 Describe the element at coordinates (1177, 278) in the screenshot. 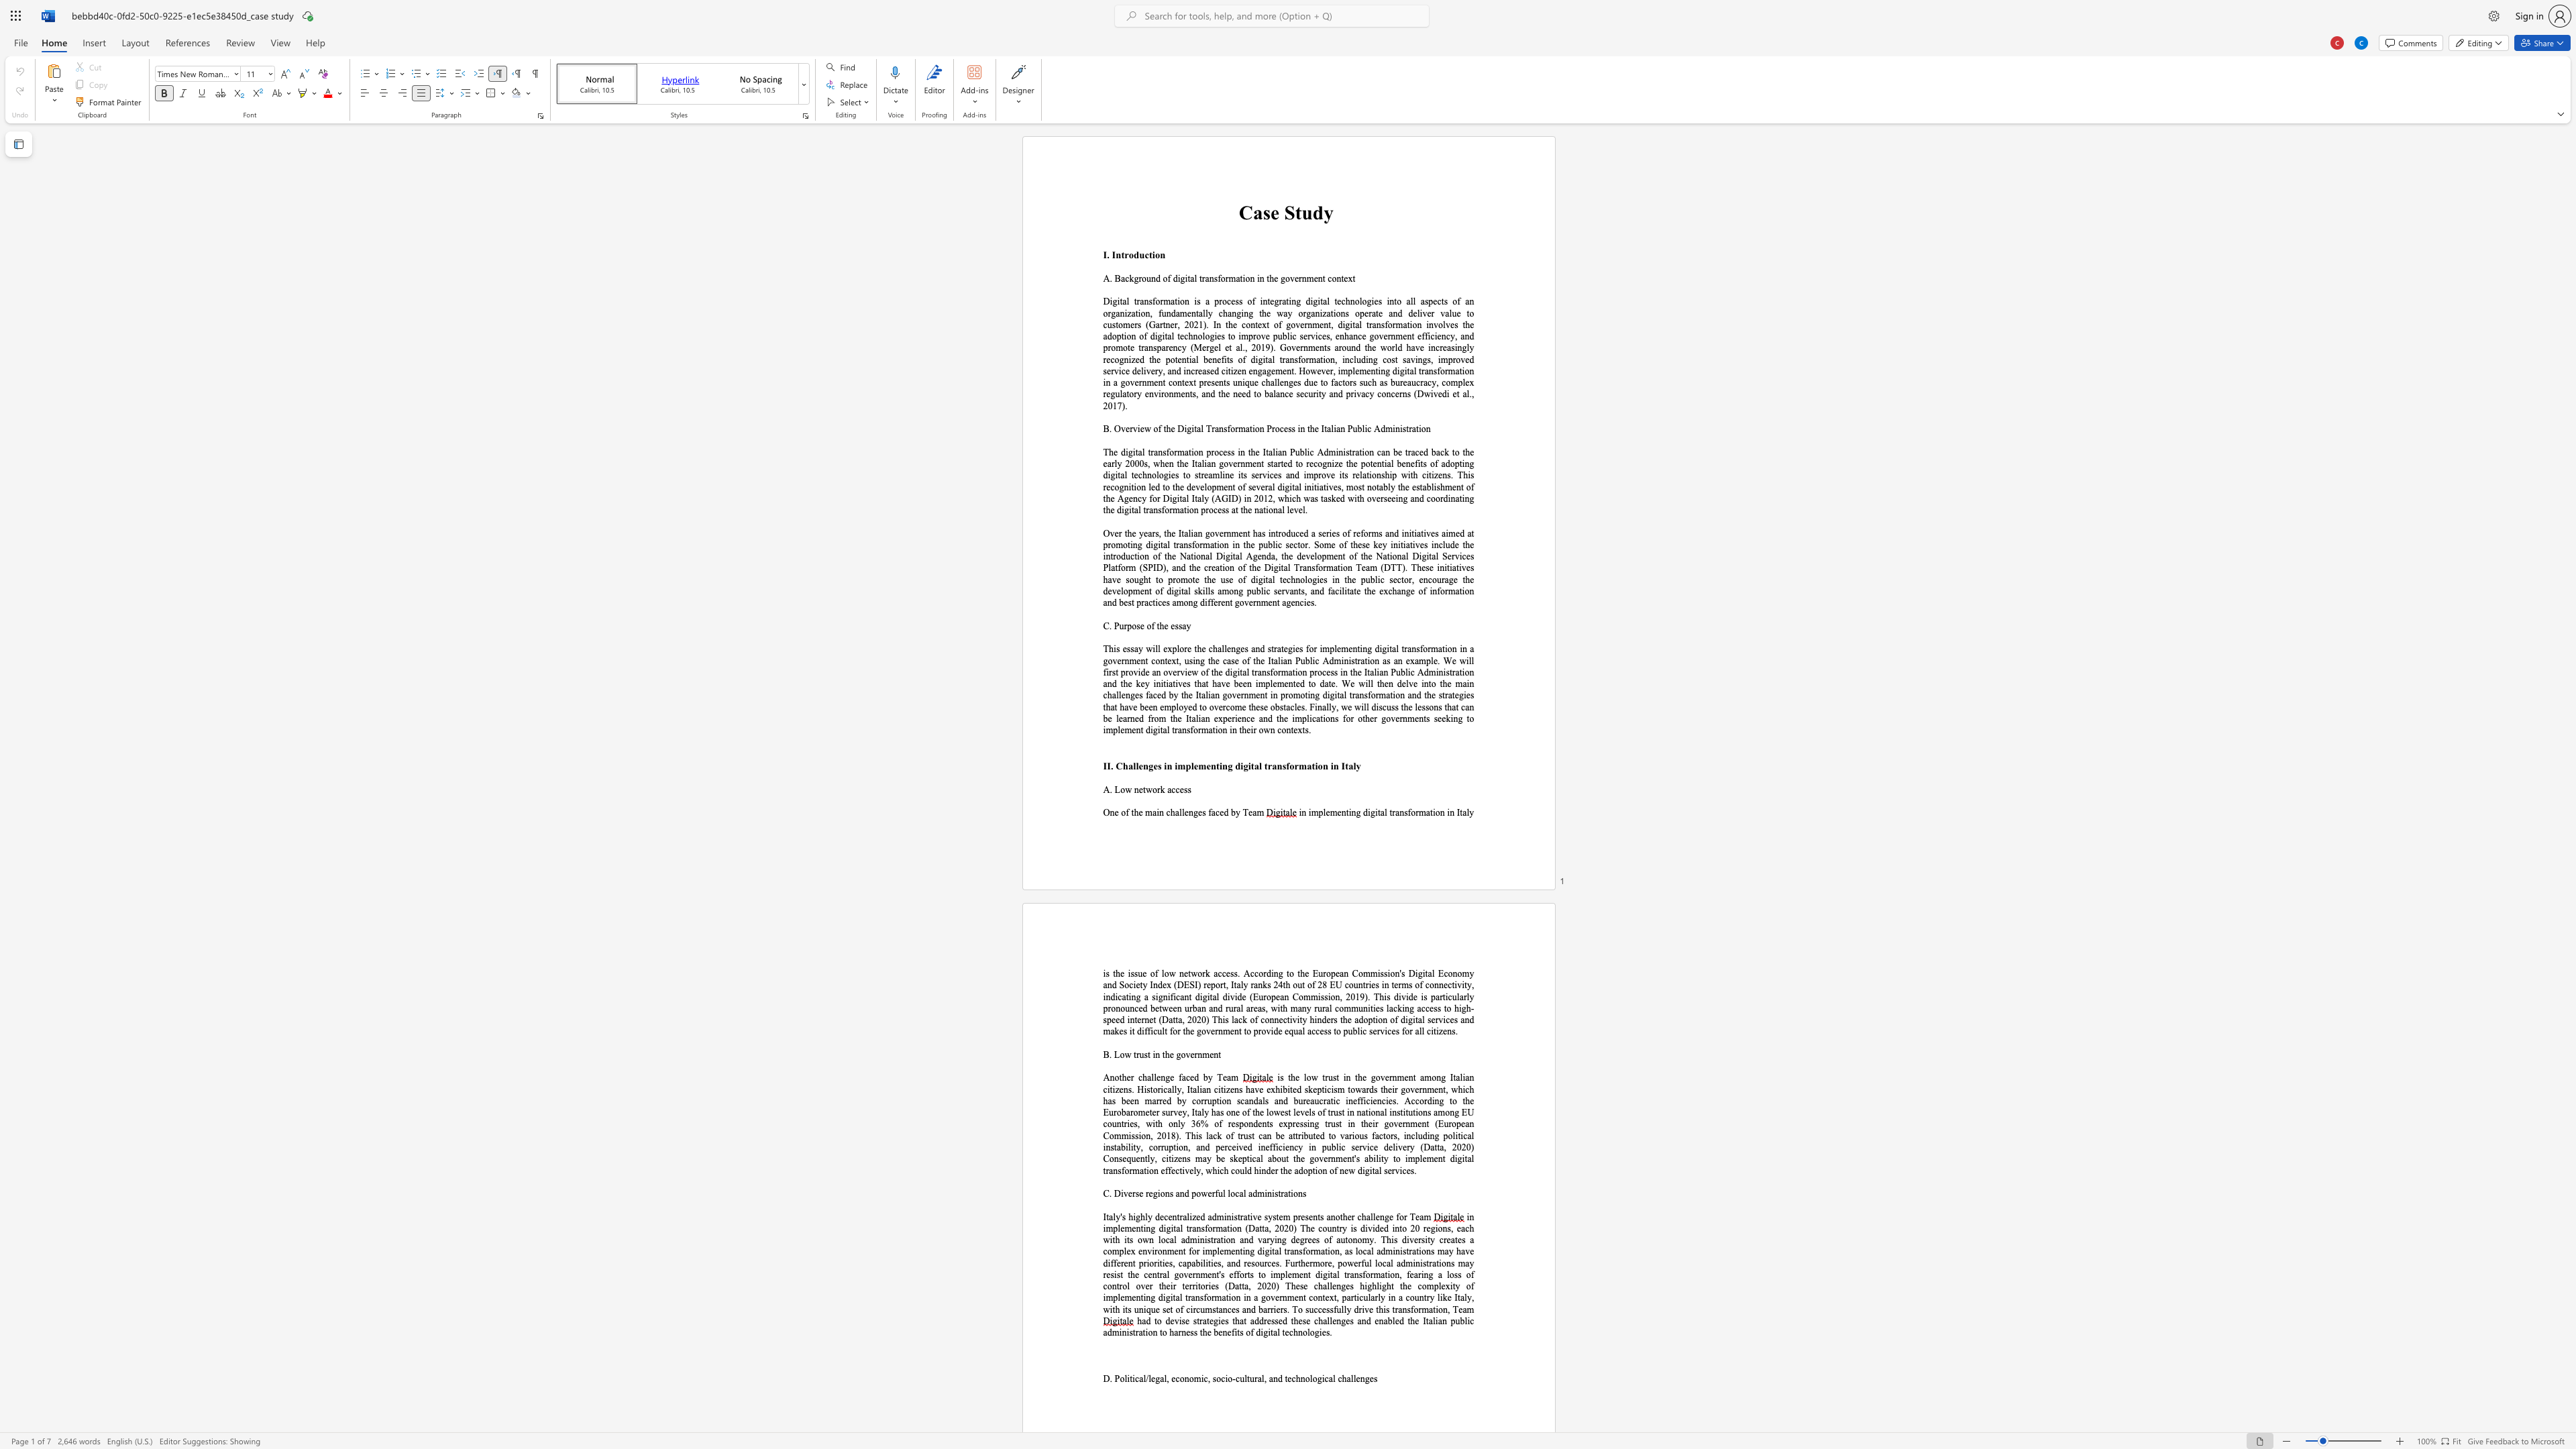

I see `the 1th character "i" in the text` at that location.